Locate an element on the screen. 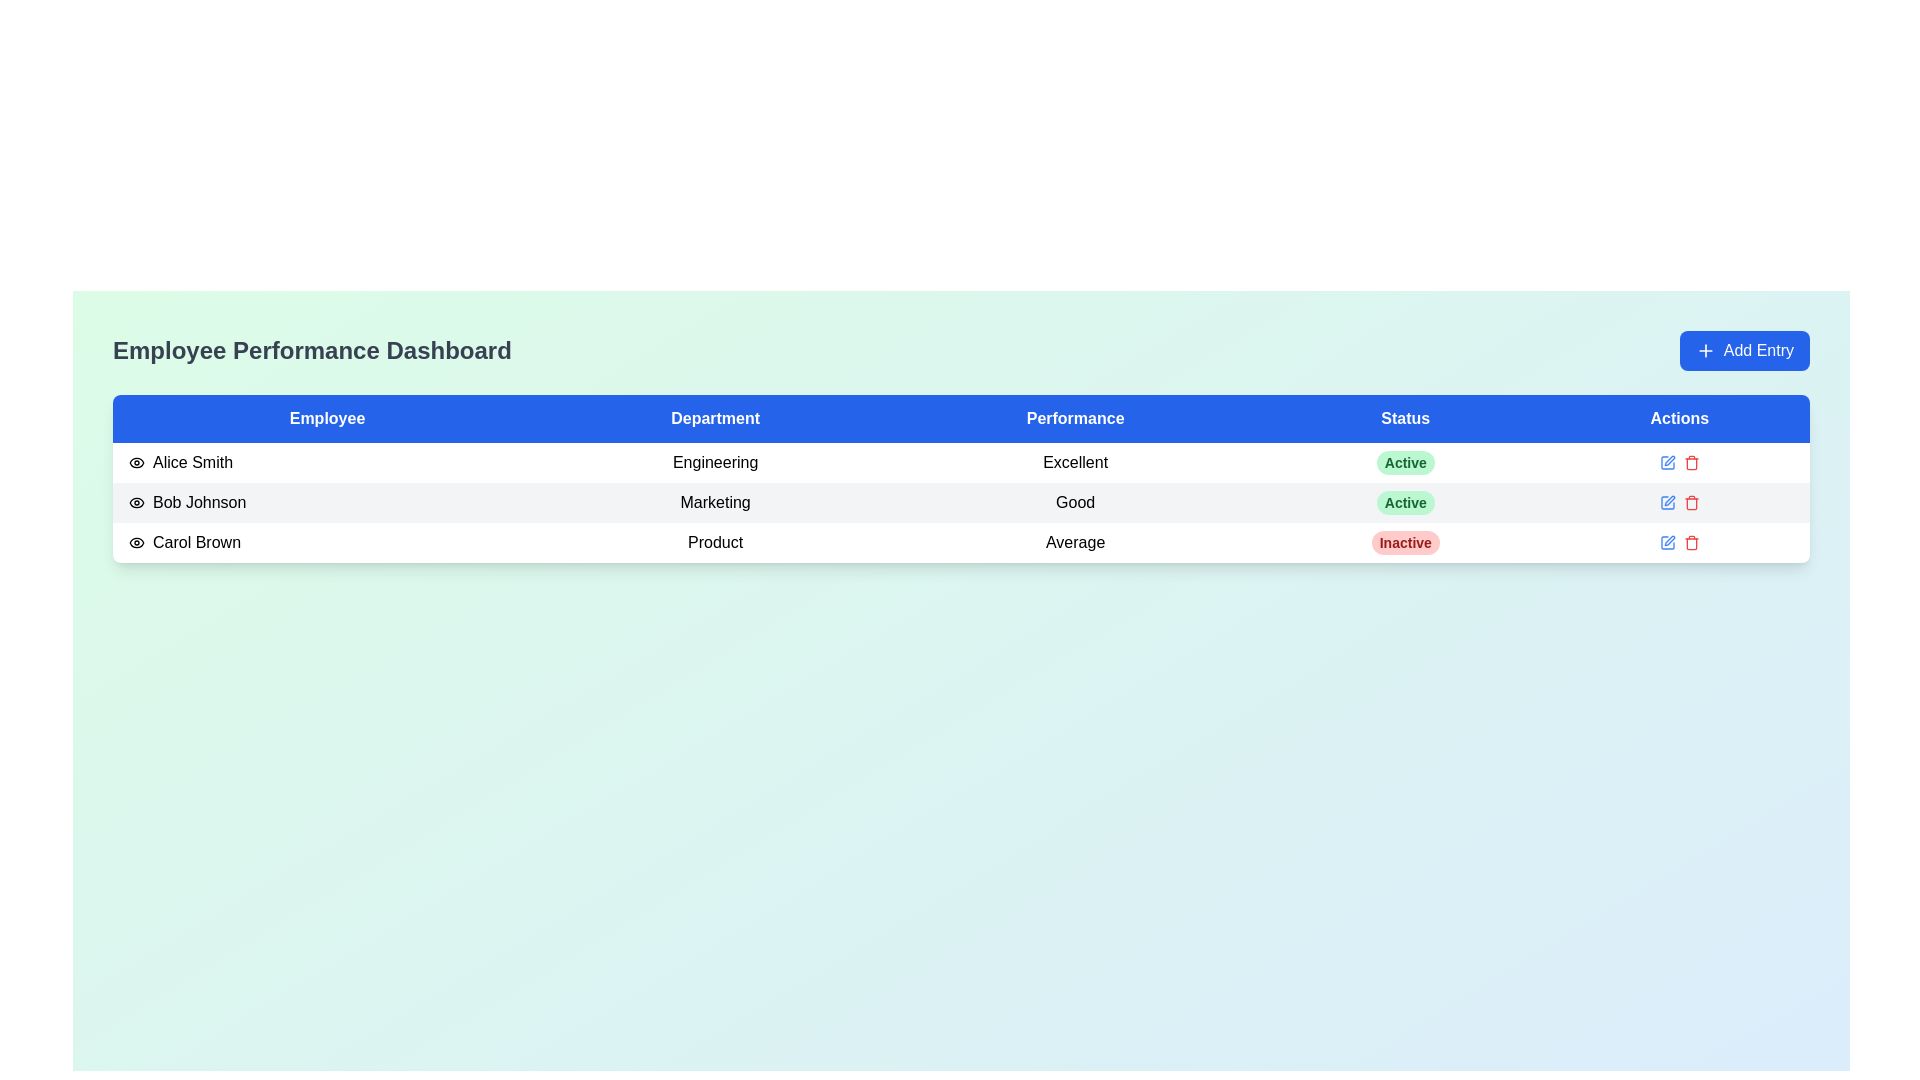 The image size is (1920, 1080). the trash icon in the 'Actions' column of the last row in the table associated with 'Carol Brown' to initiate the delete action is located at coordinates (1690, 503).